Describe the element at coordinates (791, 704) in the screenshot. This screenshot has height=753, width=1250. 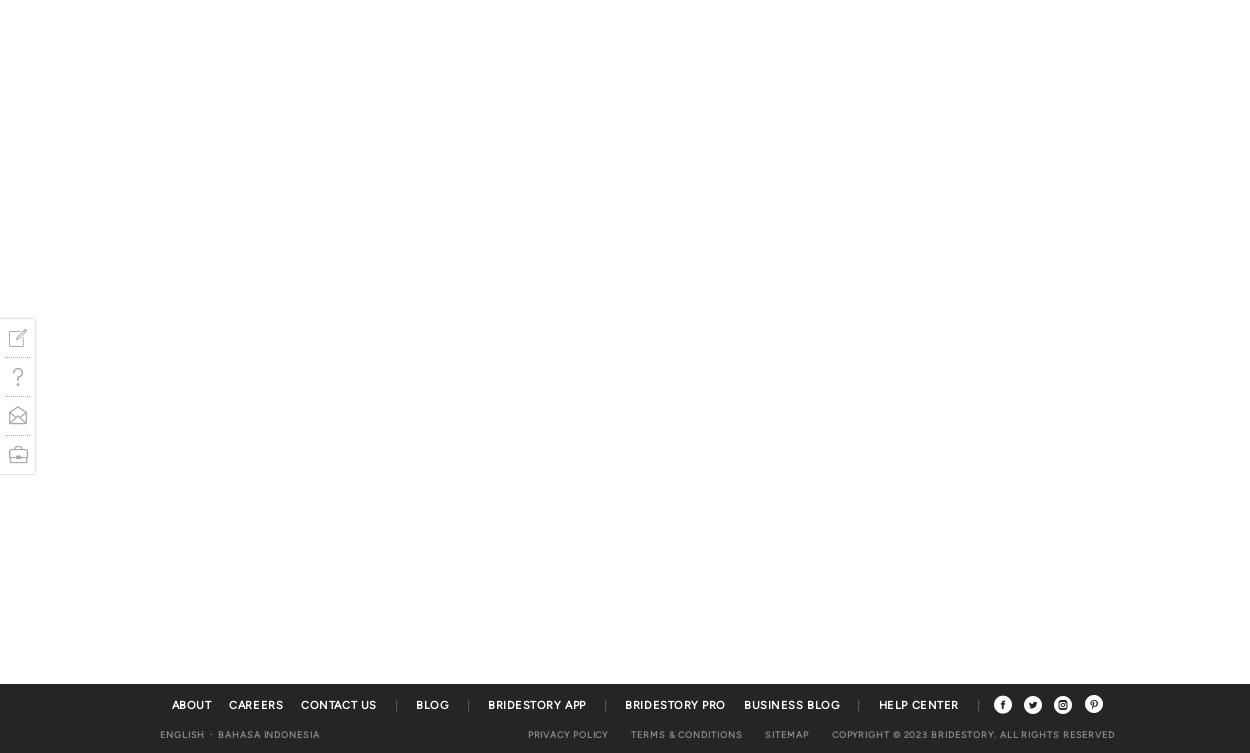
I see `'Business Blog'` at that location.